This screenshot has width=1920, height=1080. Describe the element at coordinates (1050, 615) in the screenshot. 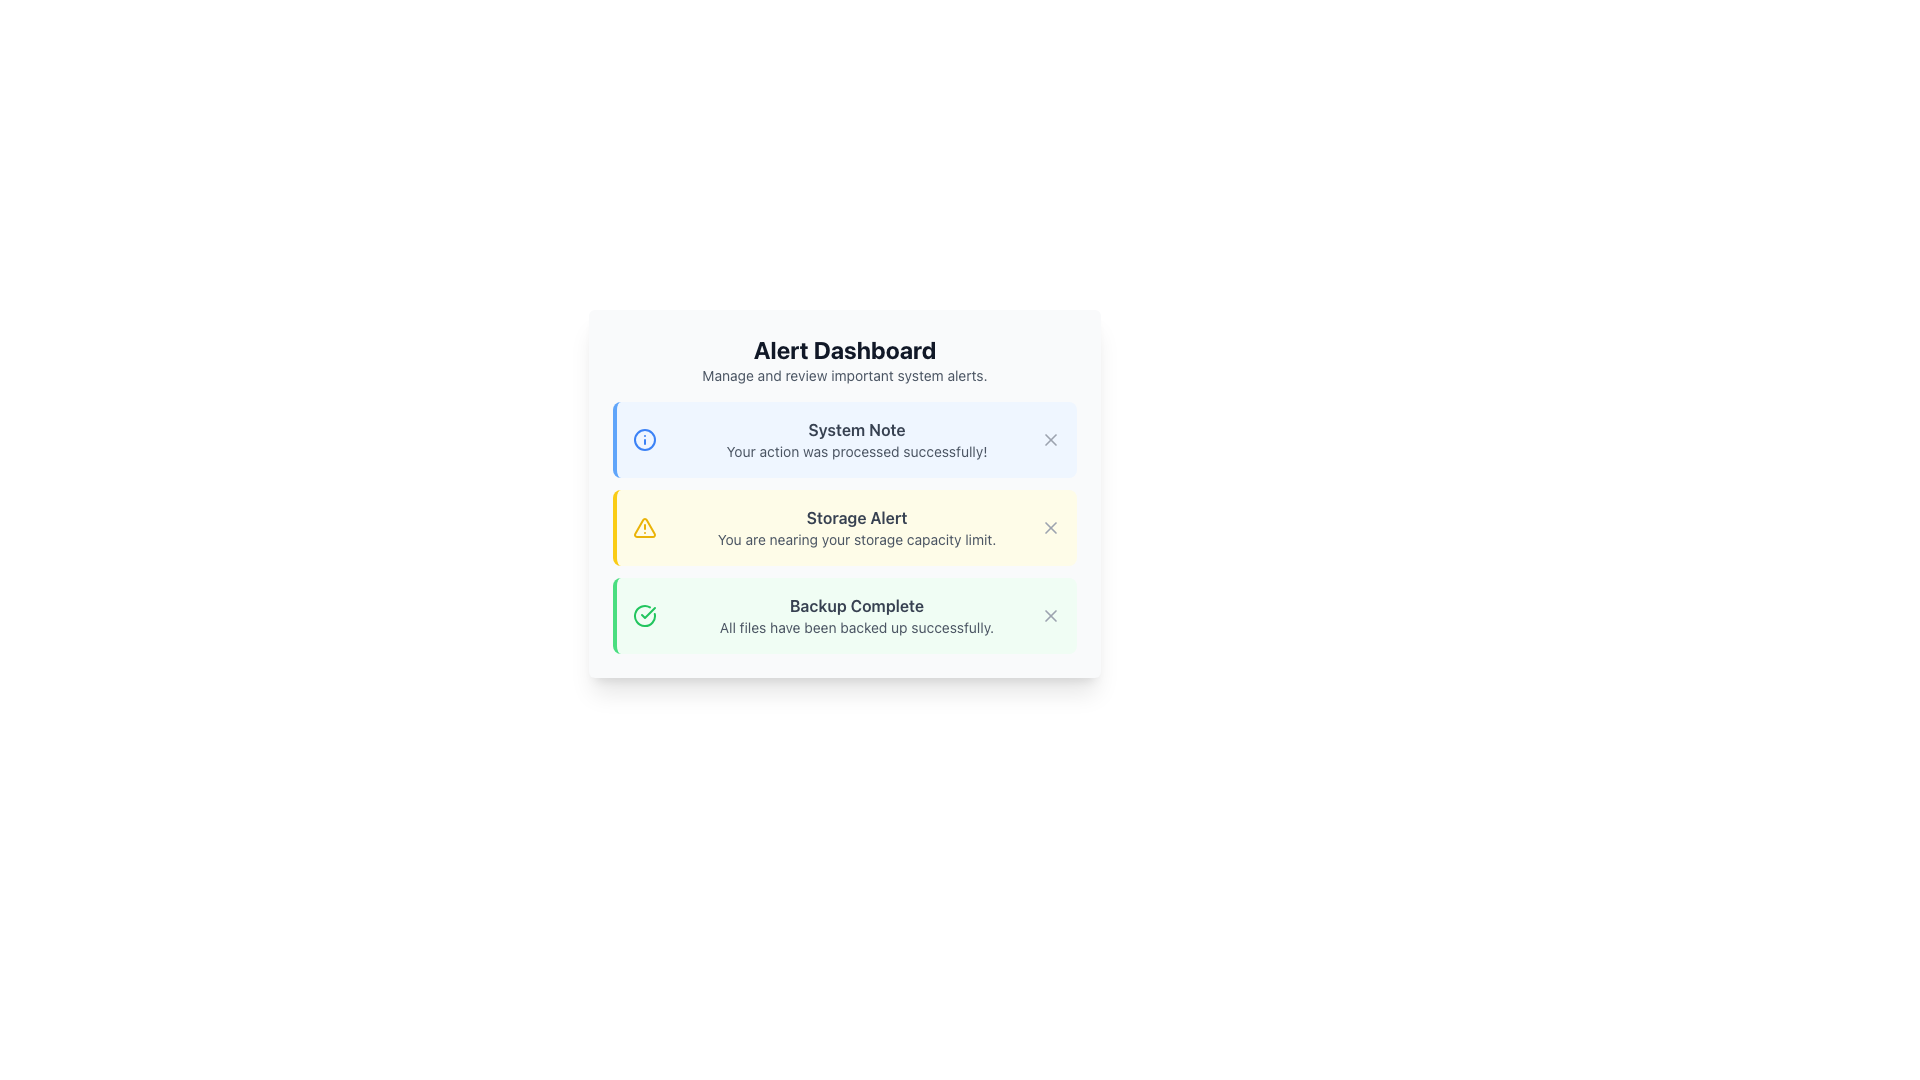

I see `the close icon of the 'Backup Complete' alert` at that location.